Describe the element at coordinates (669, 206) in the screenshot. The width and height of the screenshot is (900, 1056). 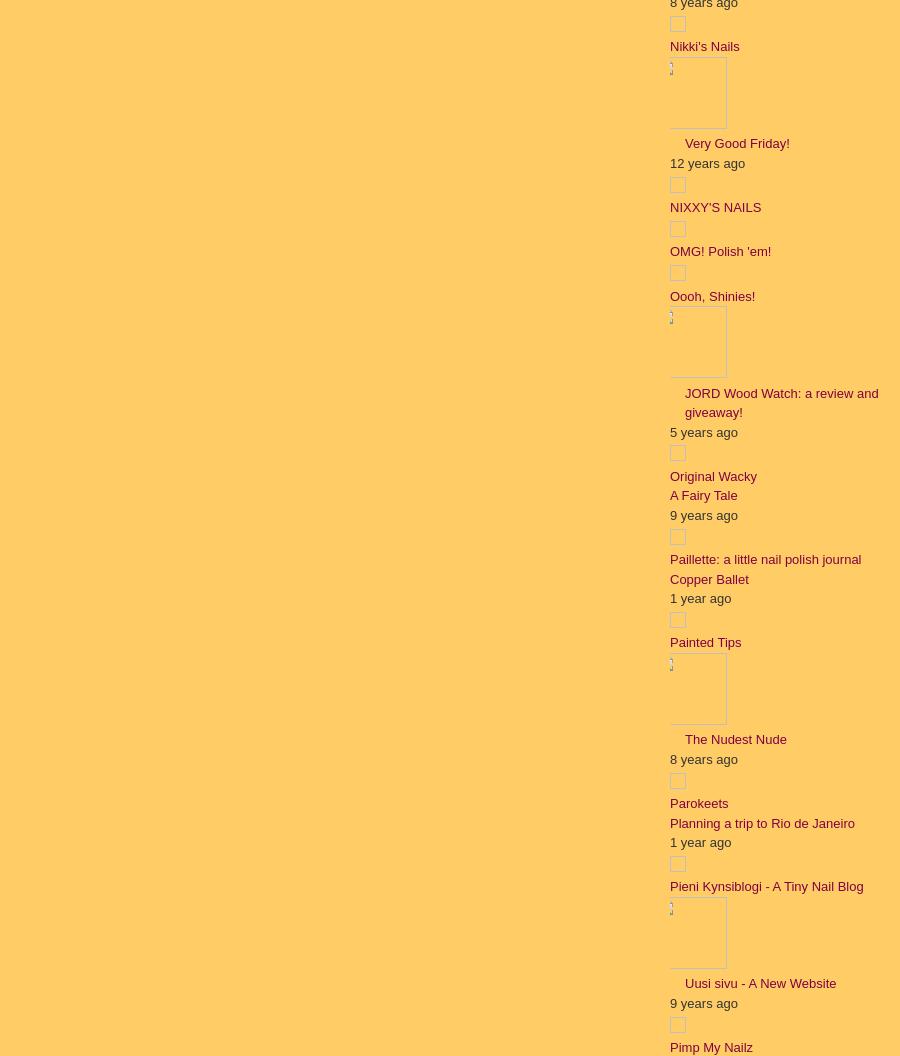
I see `'NIXXY'S NAILS'` at that location.